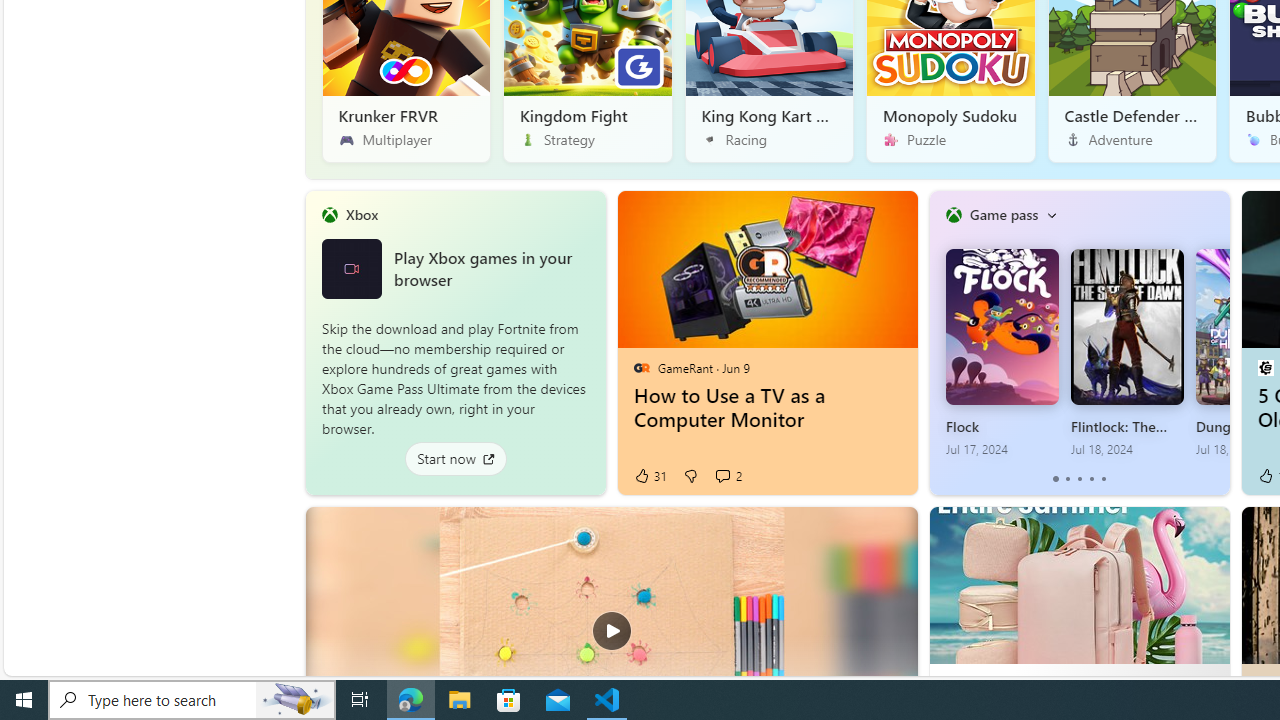 The width and height of the screenshot is (1280, 720). Describe the element at coordinates (1102, 479) in the screenshot. I see `'tab-4'` at that location.